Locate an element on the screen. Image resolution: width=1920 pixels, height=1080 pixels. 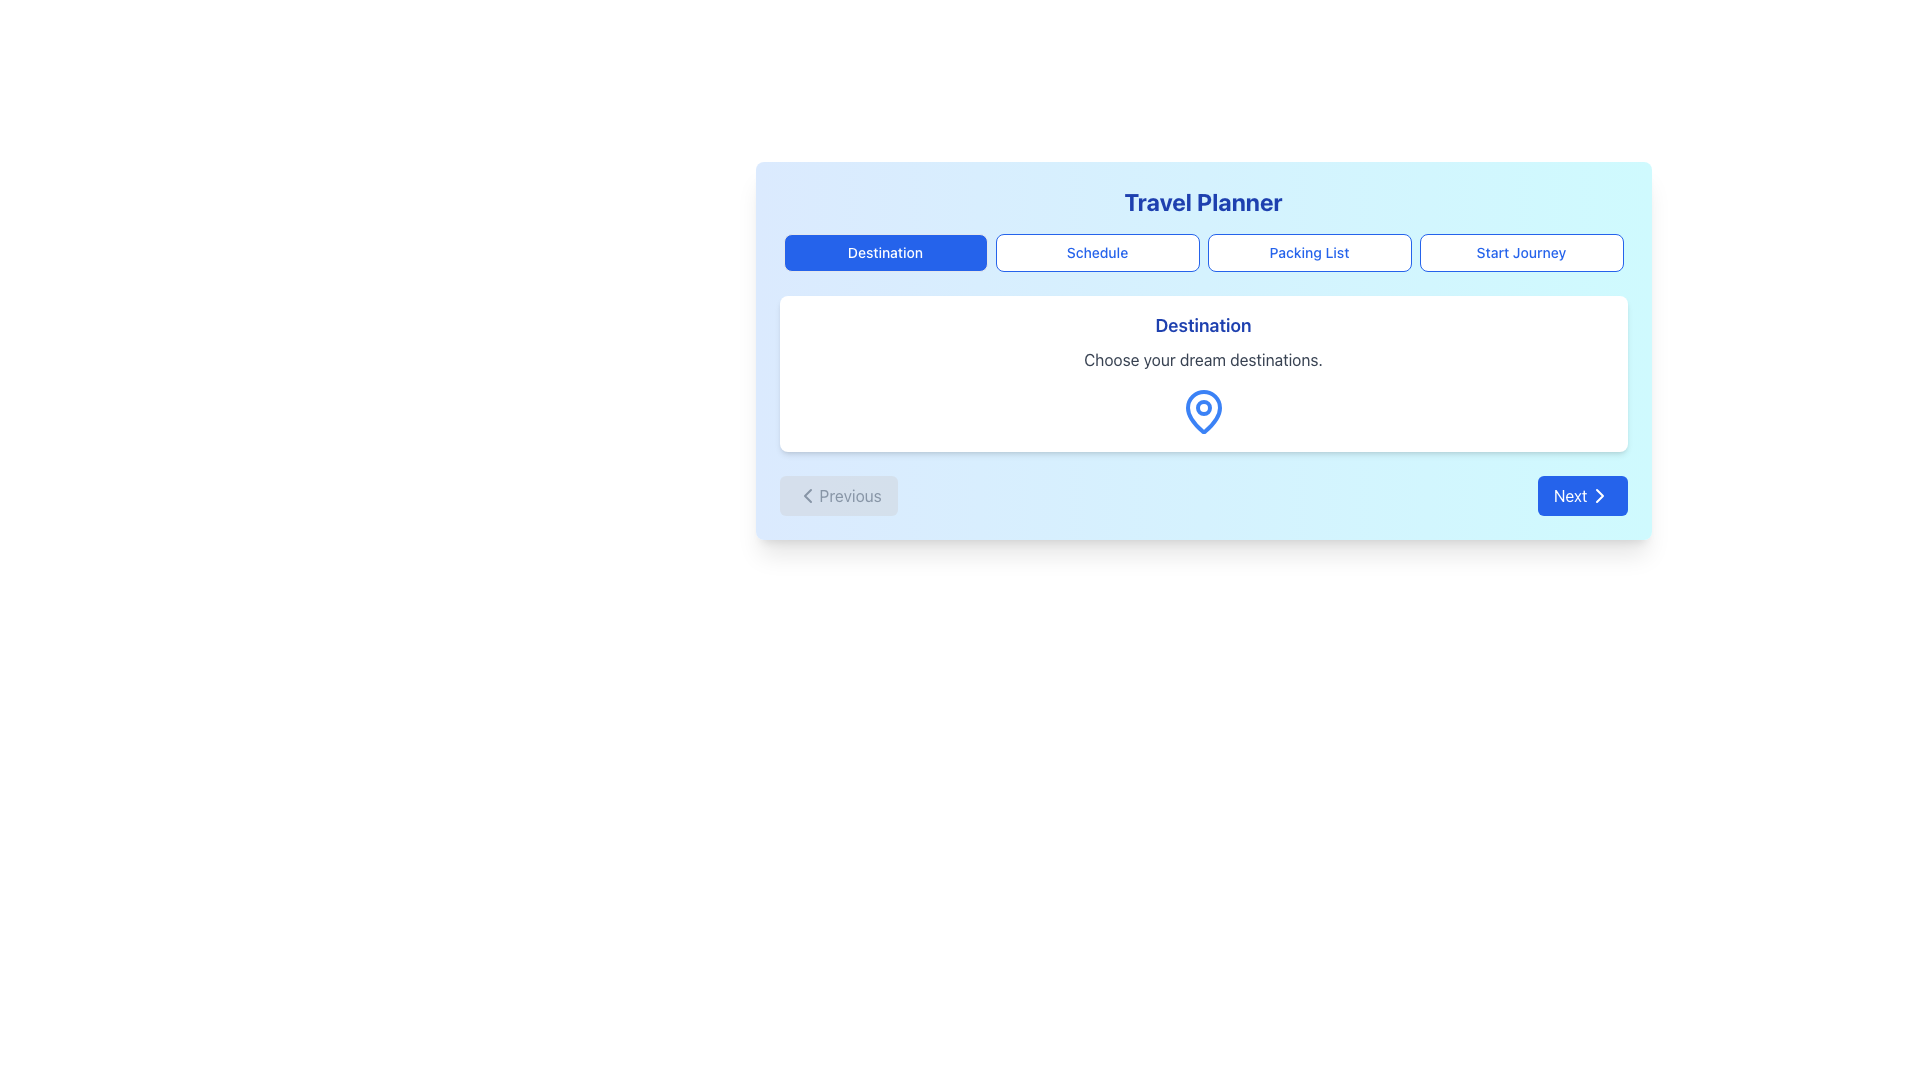
the Informational Card that displays information about selecting travel destinations, located at the center of the 'Travel Planner' panel below the navigation bar is located at coordinates (1202, 374).